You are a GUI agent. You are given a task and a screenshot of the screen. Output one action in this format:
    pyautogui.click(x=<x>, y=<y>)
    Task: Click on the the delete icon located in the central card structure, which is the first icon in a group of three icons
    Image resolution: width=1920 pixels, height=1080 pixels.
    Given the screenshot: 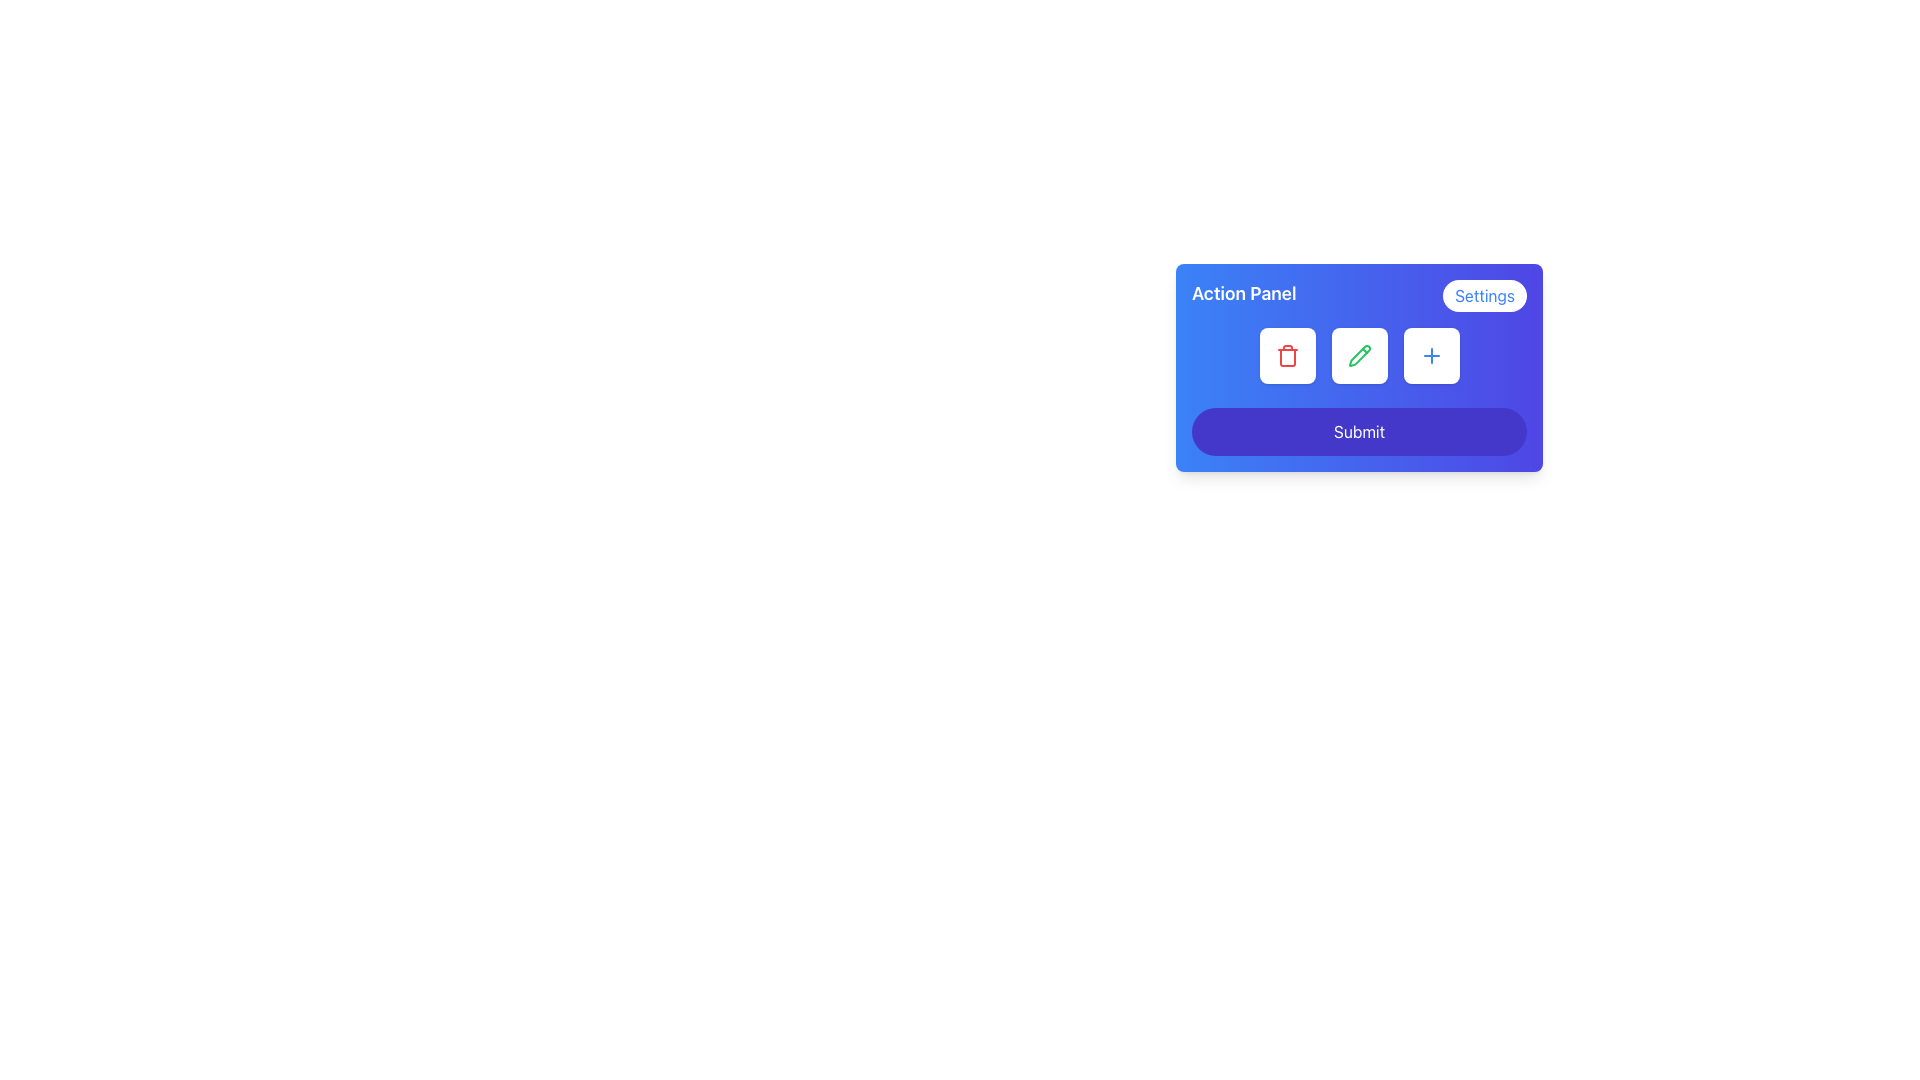 What is the action you would take?
    pyautogui.click(x=1287, y=354)
    